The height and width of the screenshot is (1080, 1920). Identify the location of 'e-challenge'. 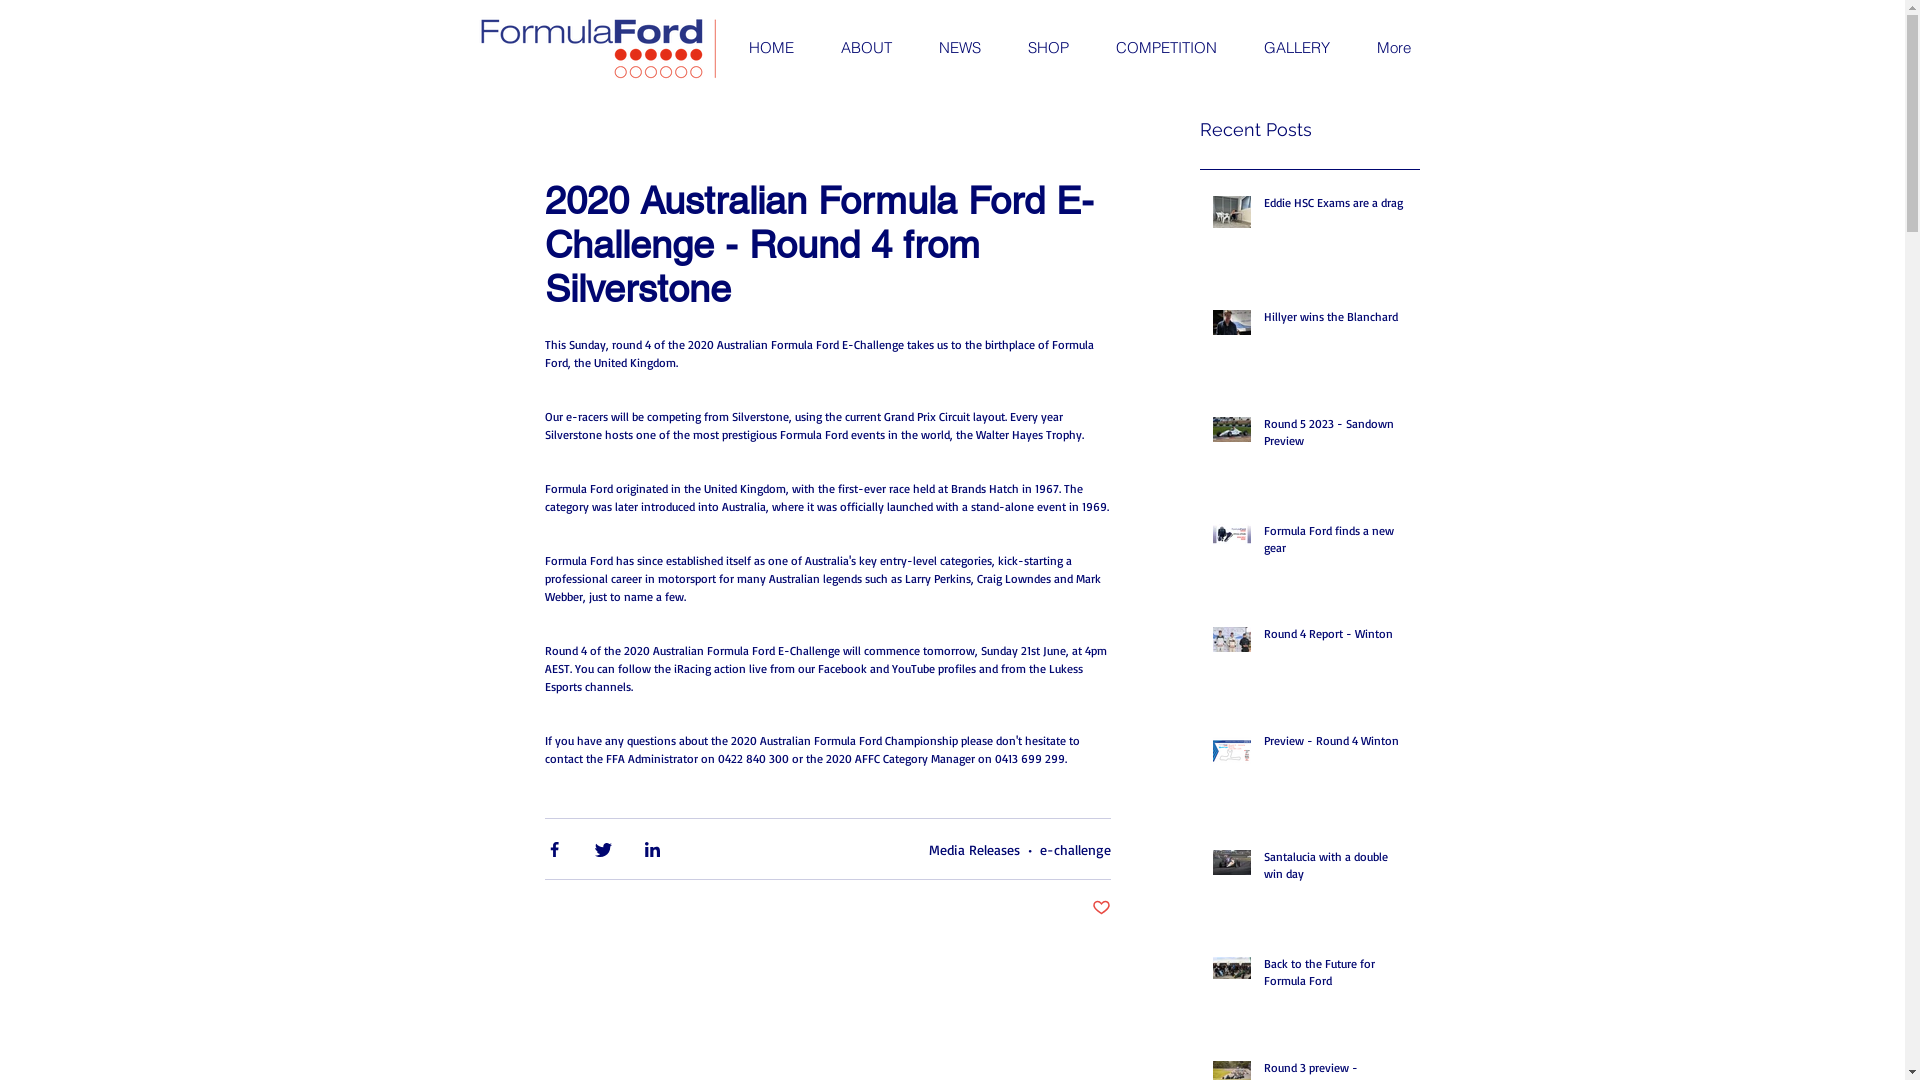
(1074, 848).